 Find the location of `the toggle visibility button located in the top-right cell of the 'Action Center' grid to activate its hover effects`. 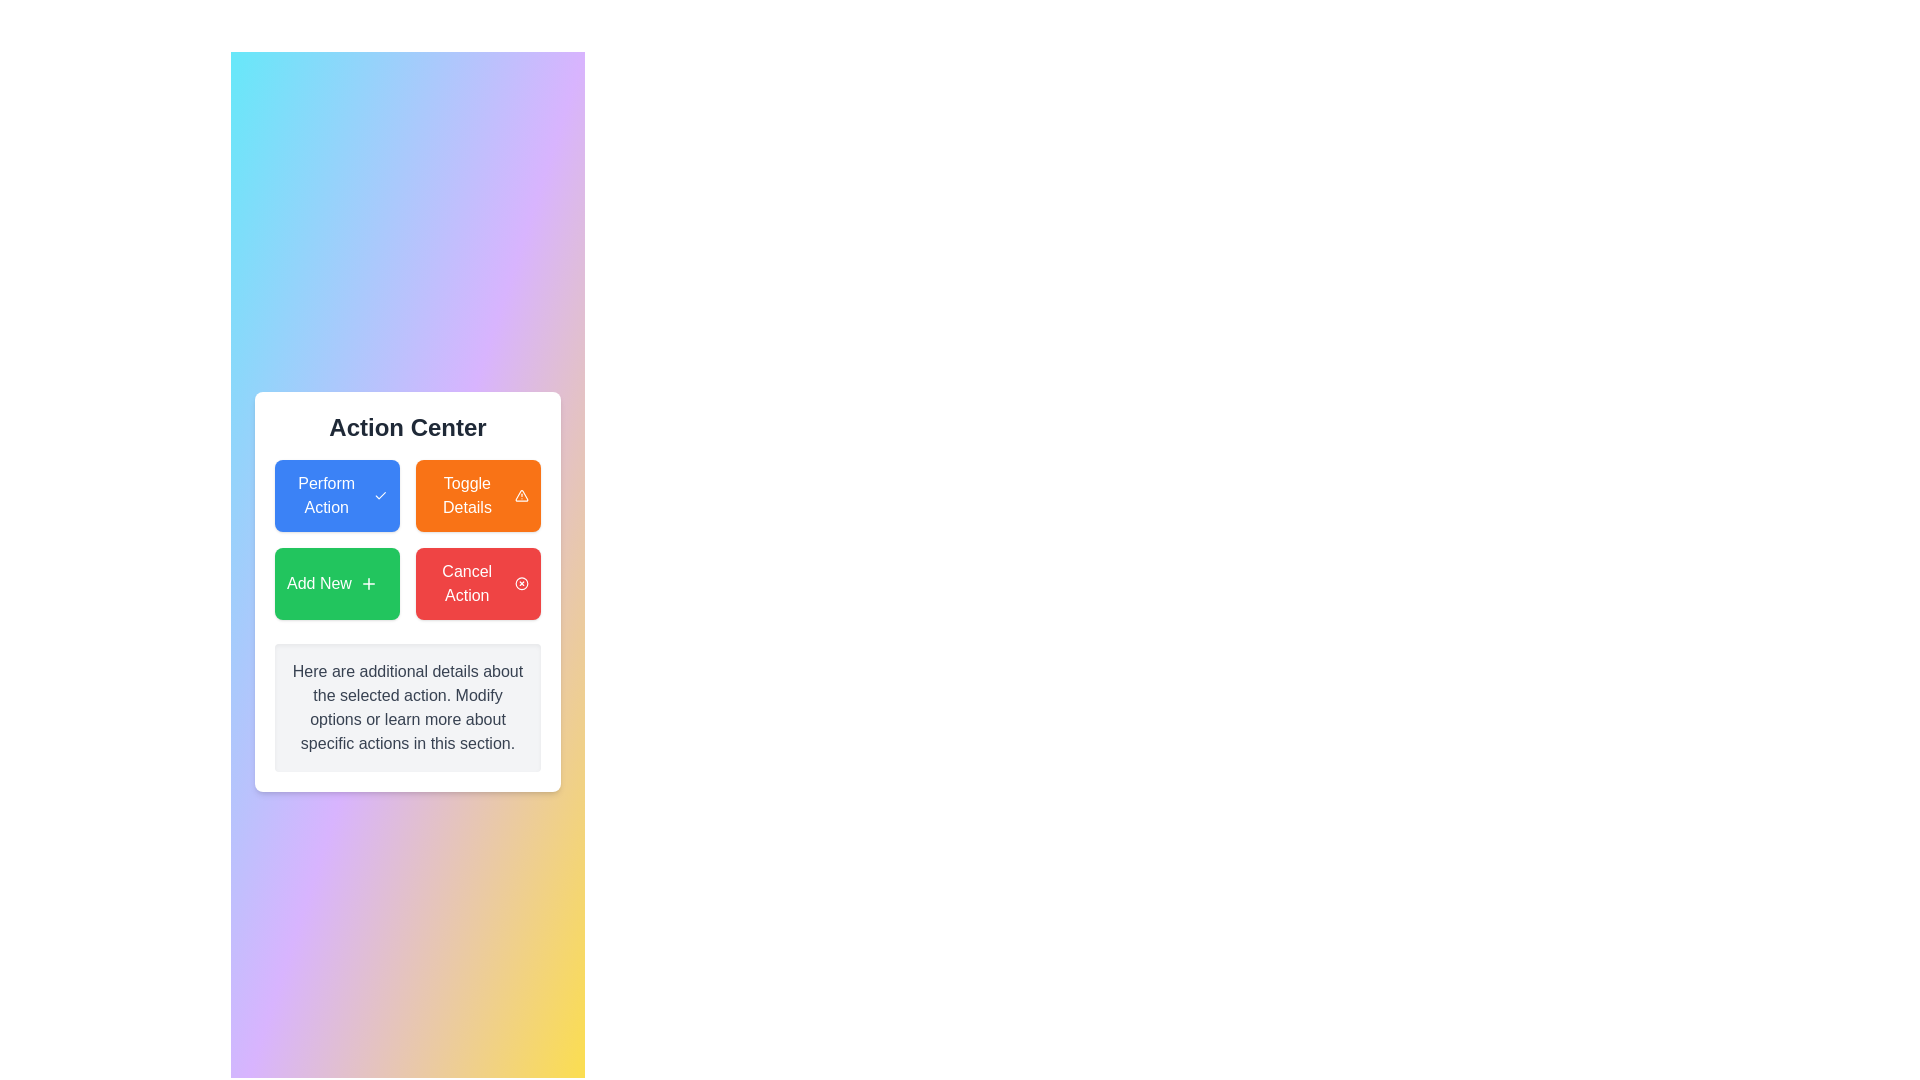

the toggle visibility button located in the top-right cell of the 'Action Center' grid to activate its hover effects is located at coordinates (477, 495).